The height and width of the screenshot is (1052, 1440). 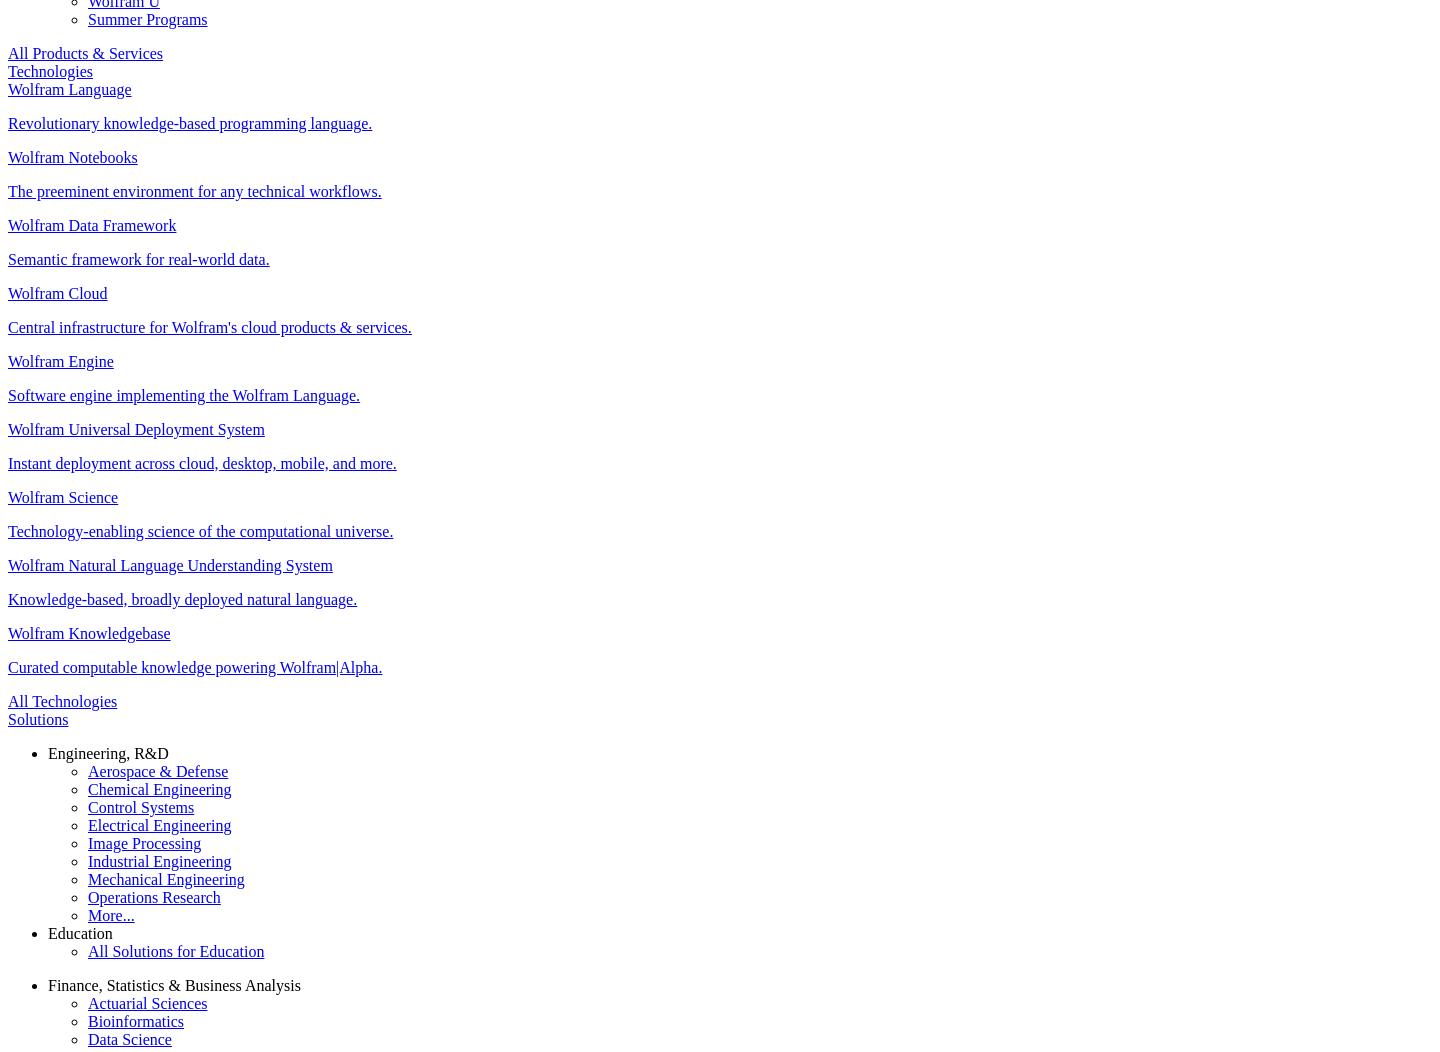 What do you see at coordinates (165, 878) in the screenshot?
I see `'Mechanical Engineering'` at bounding box center [165, 878].